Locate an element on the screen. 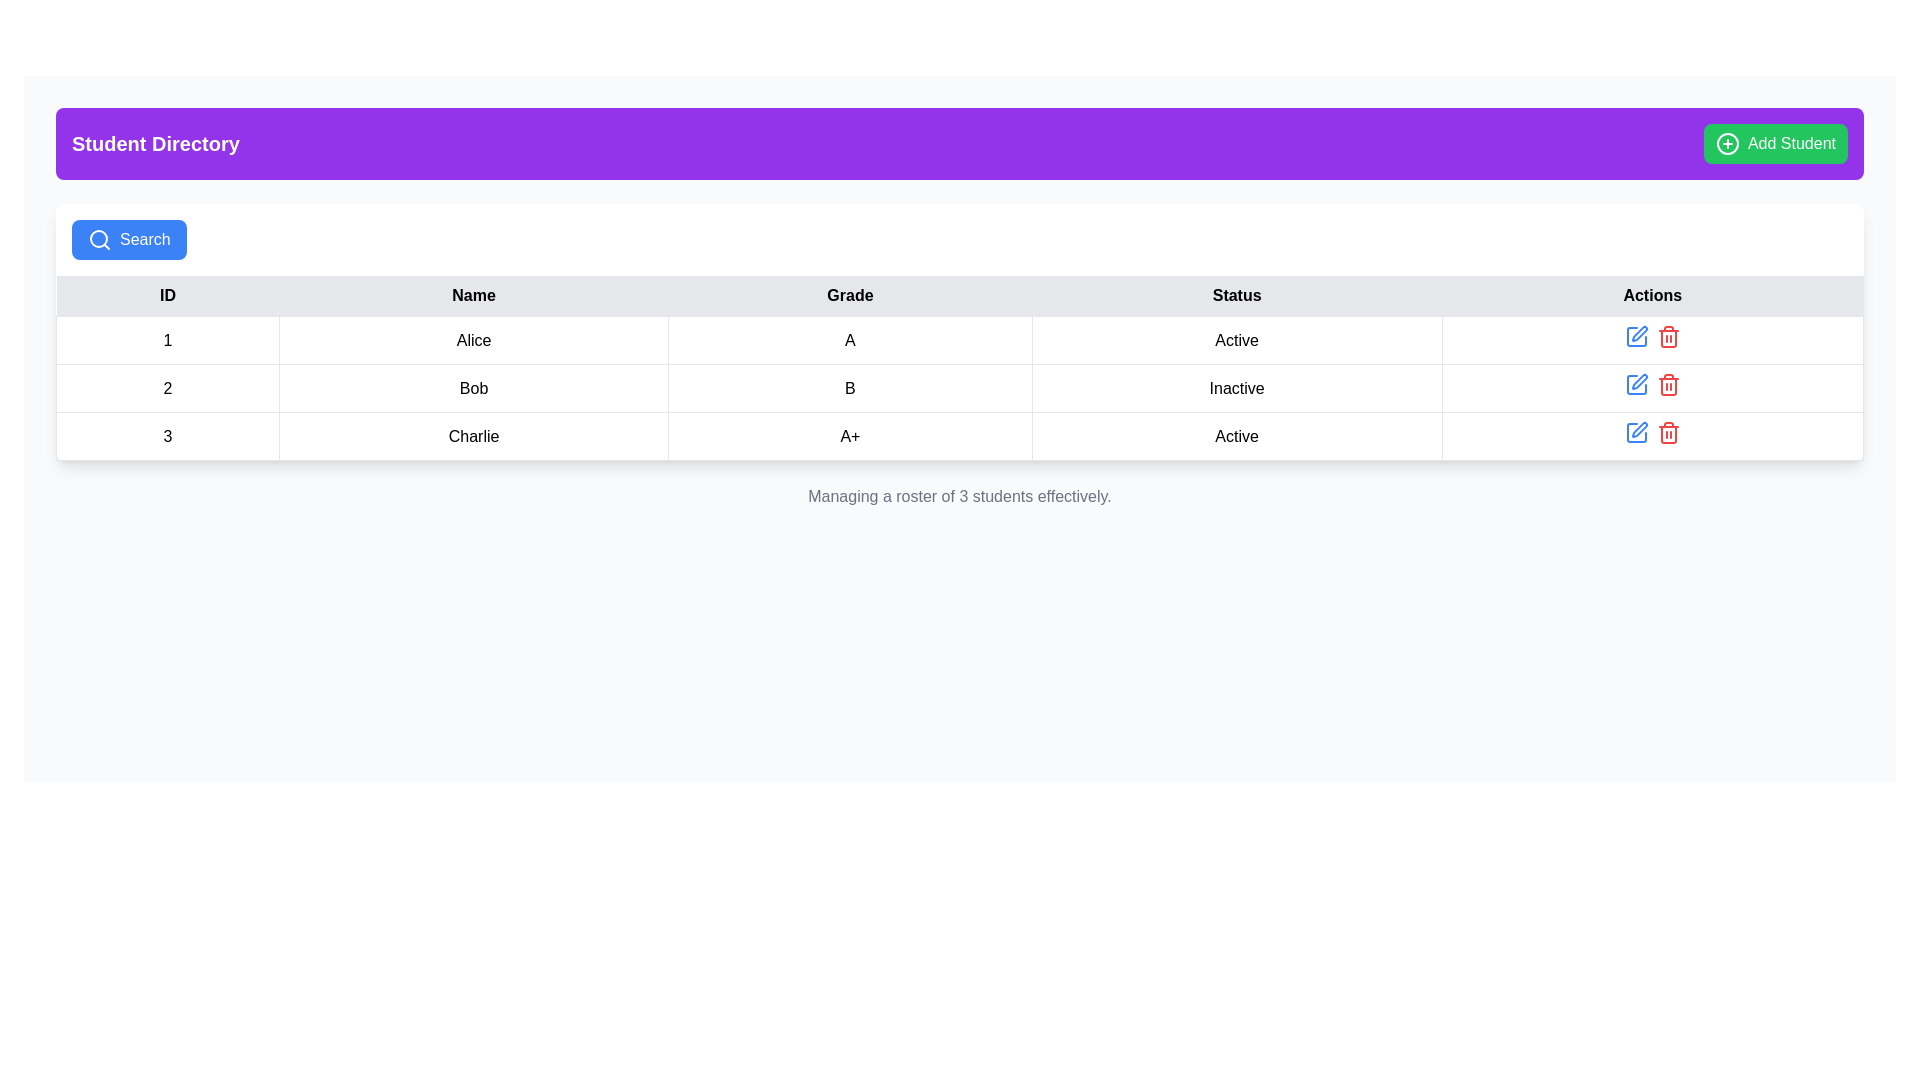  the text label displaying 'Inactive' located in the fourth column of the second row of the table, under the 'Status' header is located at coordinates (1236, 388).